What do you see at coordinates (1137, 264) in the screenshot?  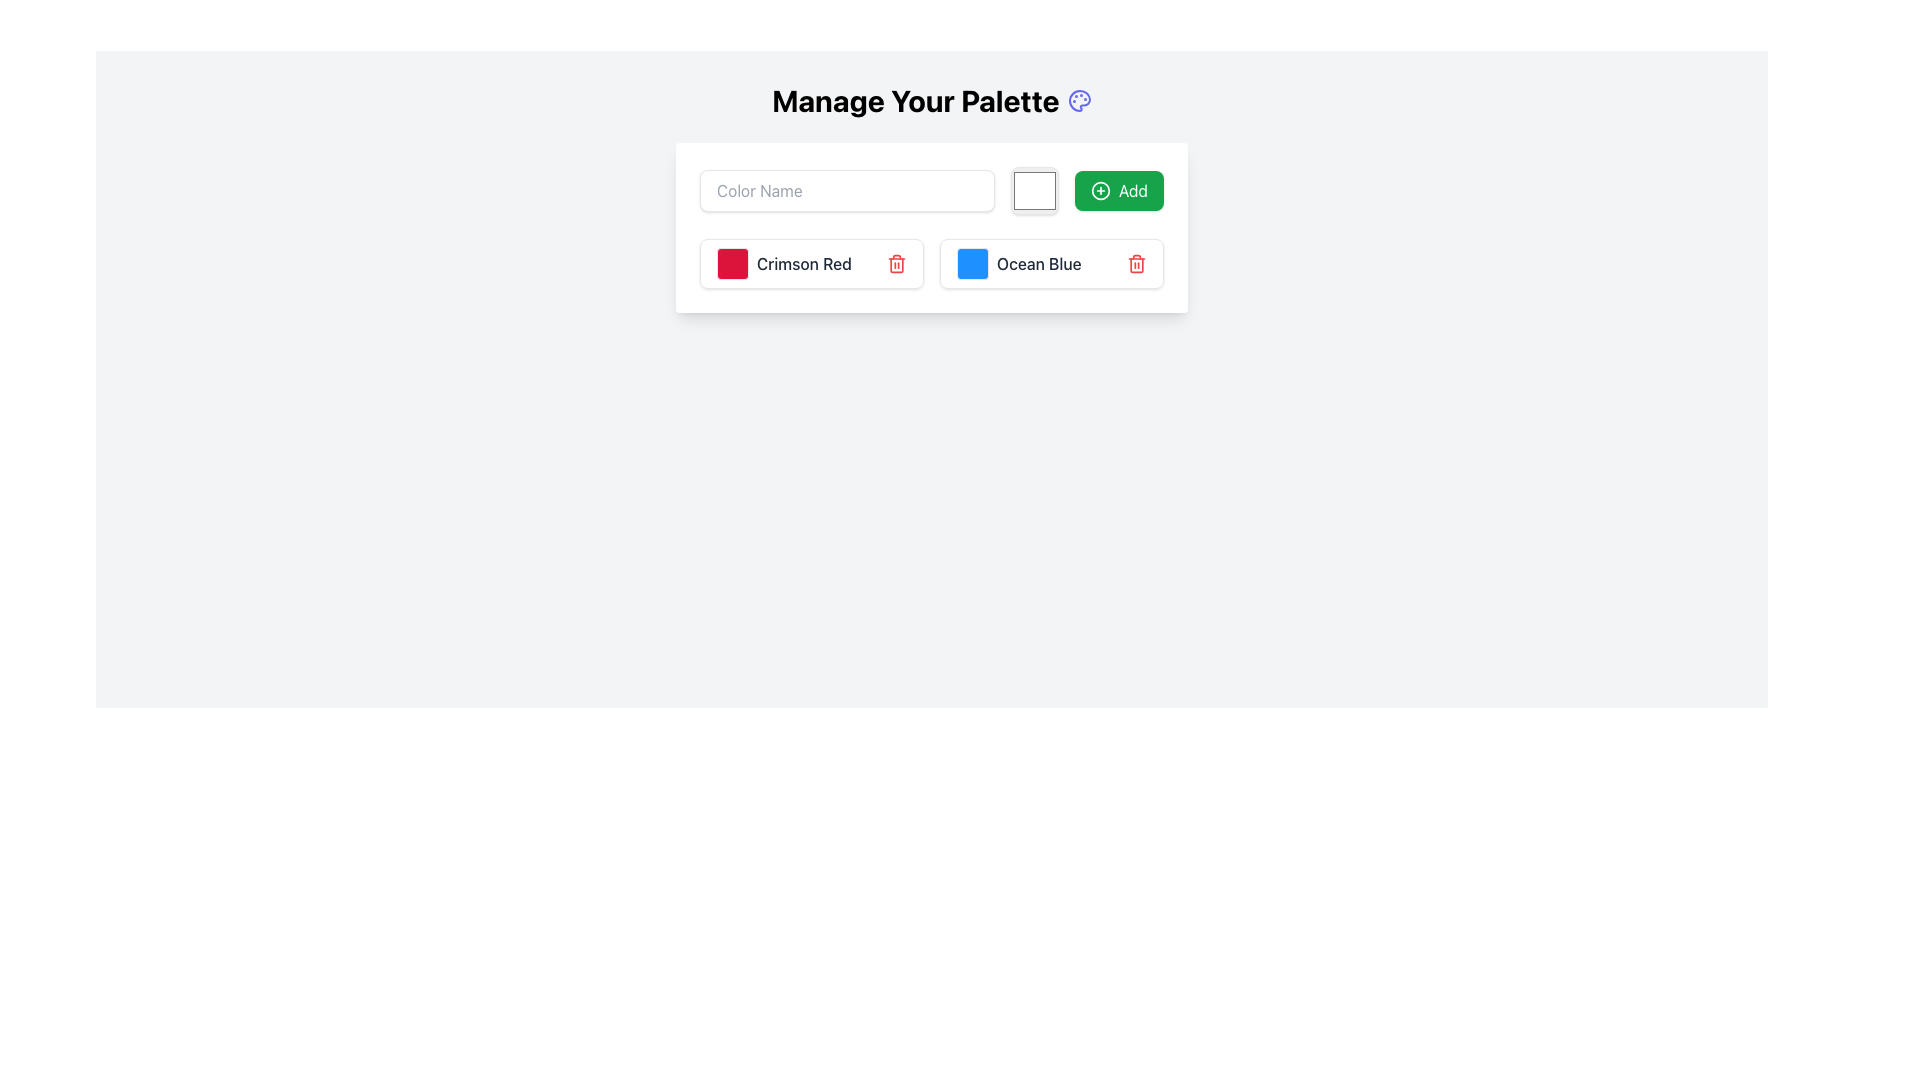 I see `the trash can icon located within the color palette management section, positioned to the right of the 'Crimson Red' and 'Ocean Blue' color swatches` at bounding box center [1137, 264].